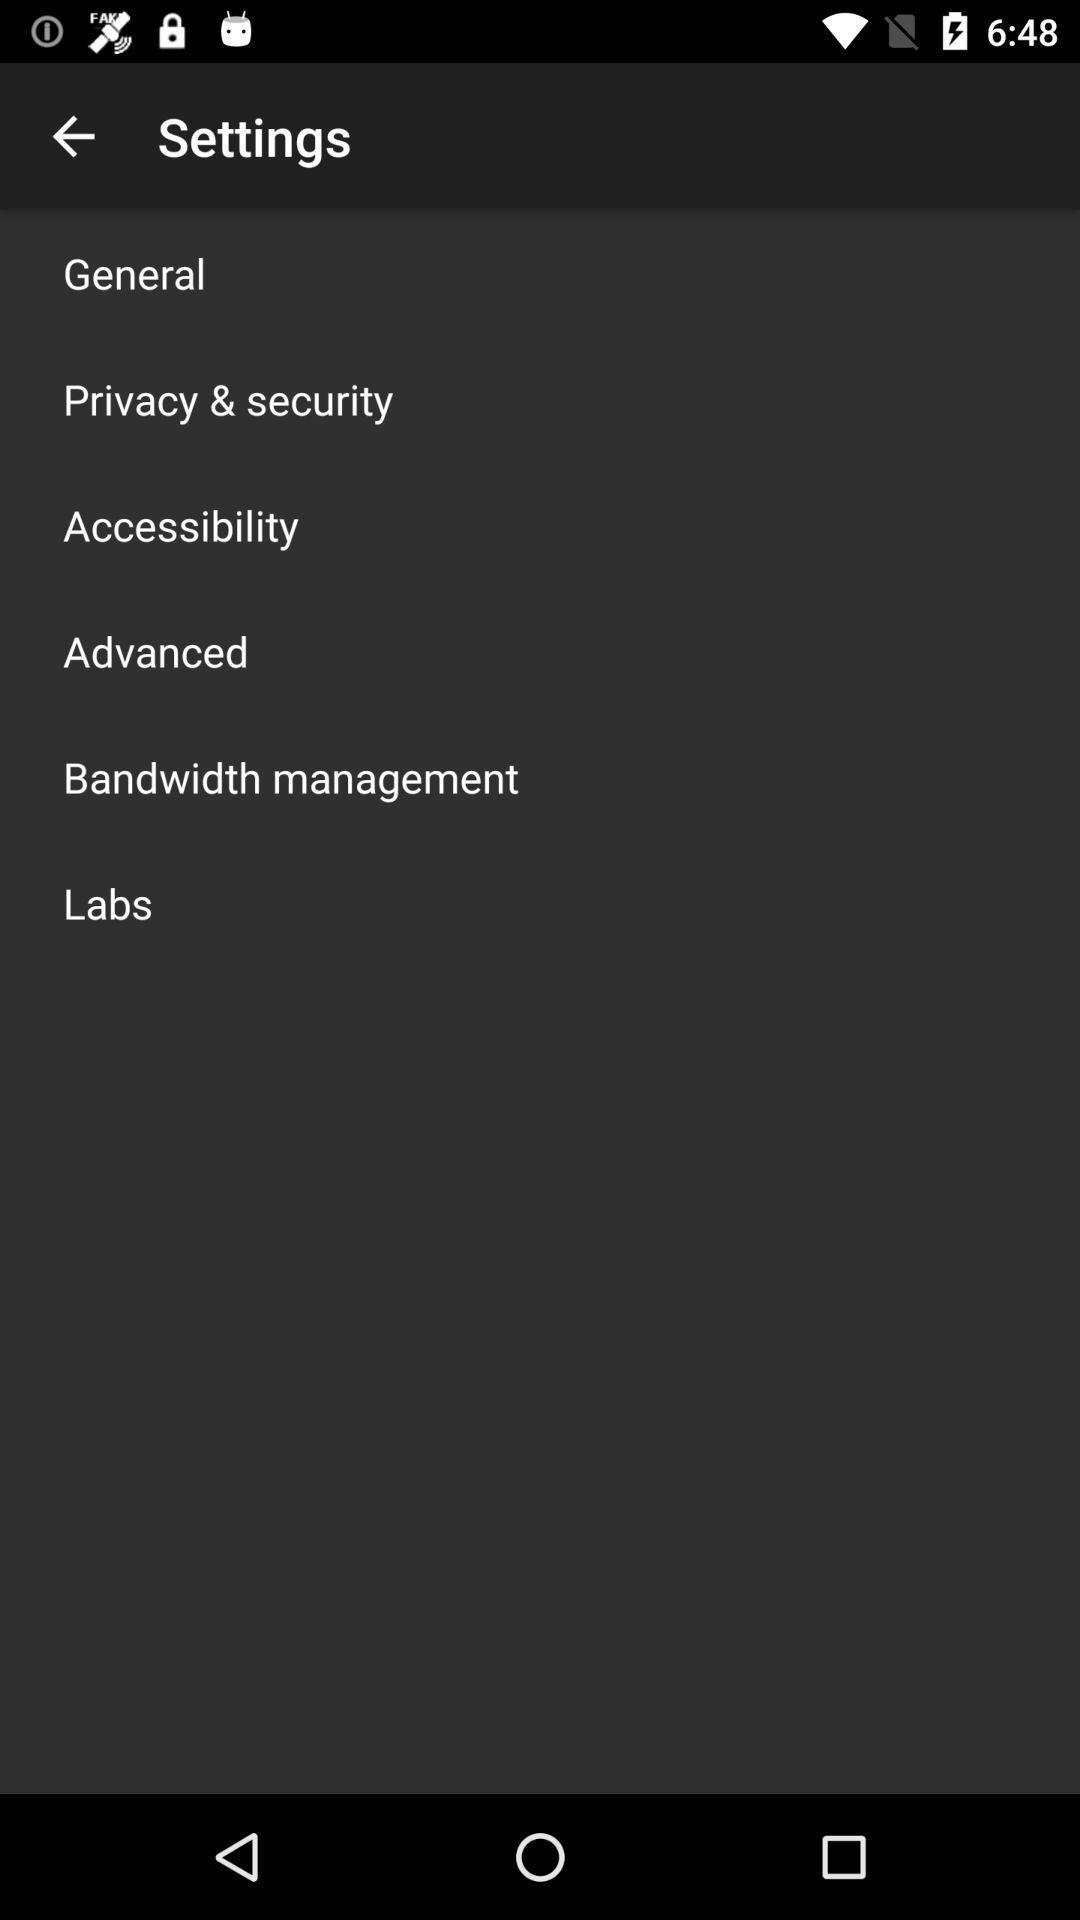 Image resolution: width=1080 pixels, height=1920 pixels. What do you see at coordinates (72, 135) in the screenshot?
I see `app next to settings item` at bounding box center [72, 135].